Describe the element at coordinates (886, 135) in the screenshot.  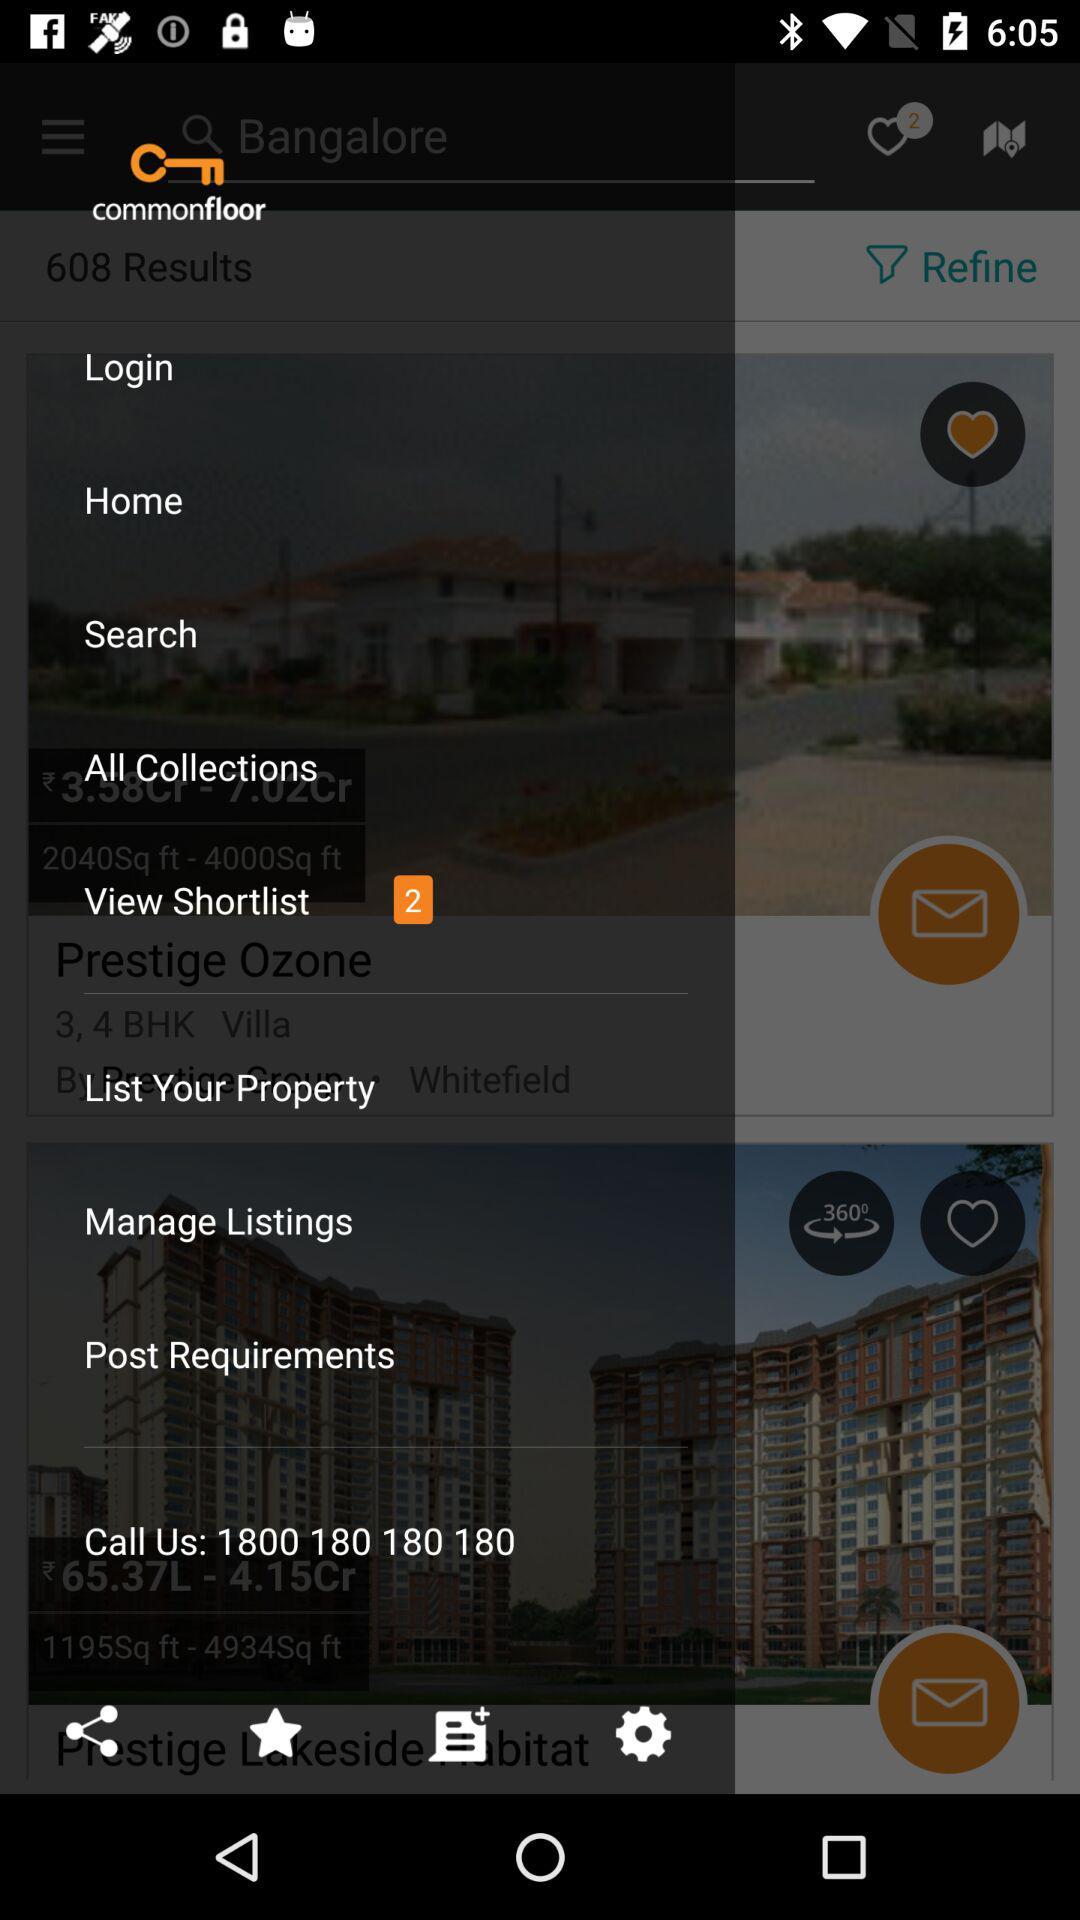
I see `the favorite icon` at that location.